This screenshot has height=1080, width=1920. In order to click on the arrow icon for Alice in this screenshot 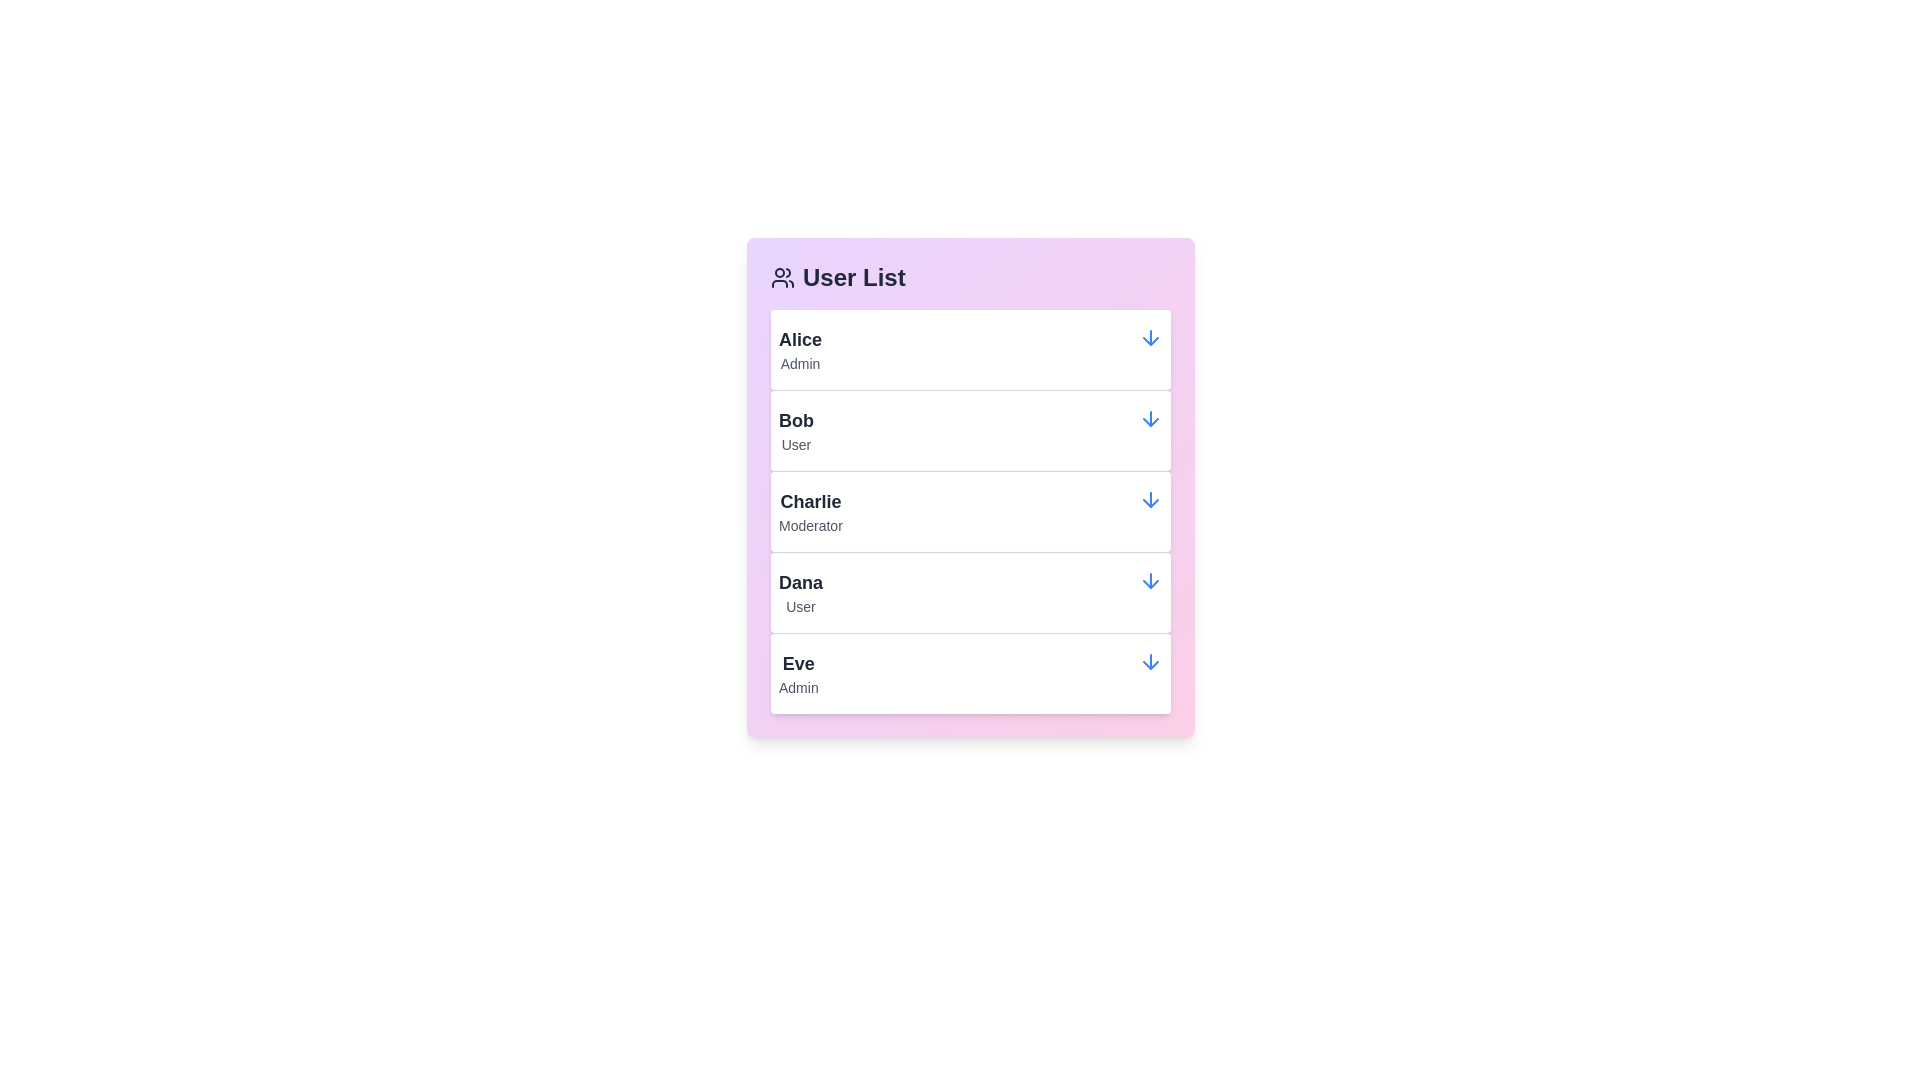, I will do `click(1151, 337)`.